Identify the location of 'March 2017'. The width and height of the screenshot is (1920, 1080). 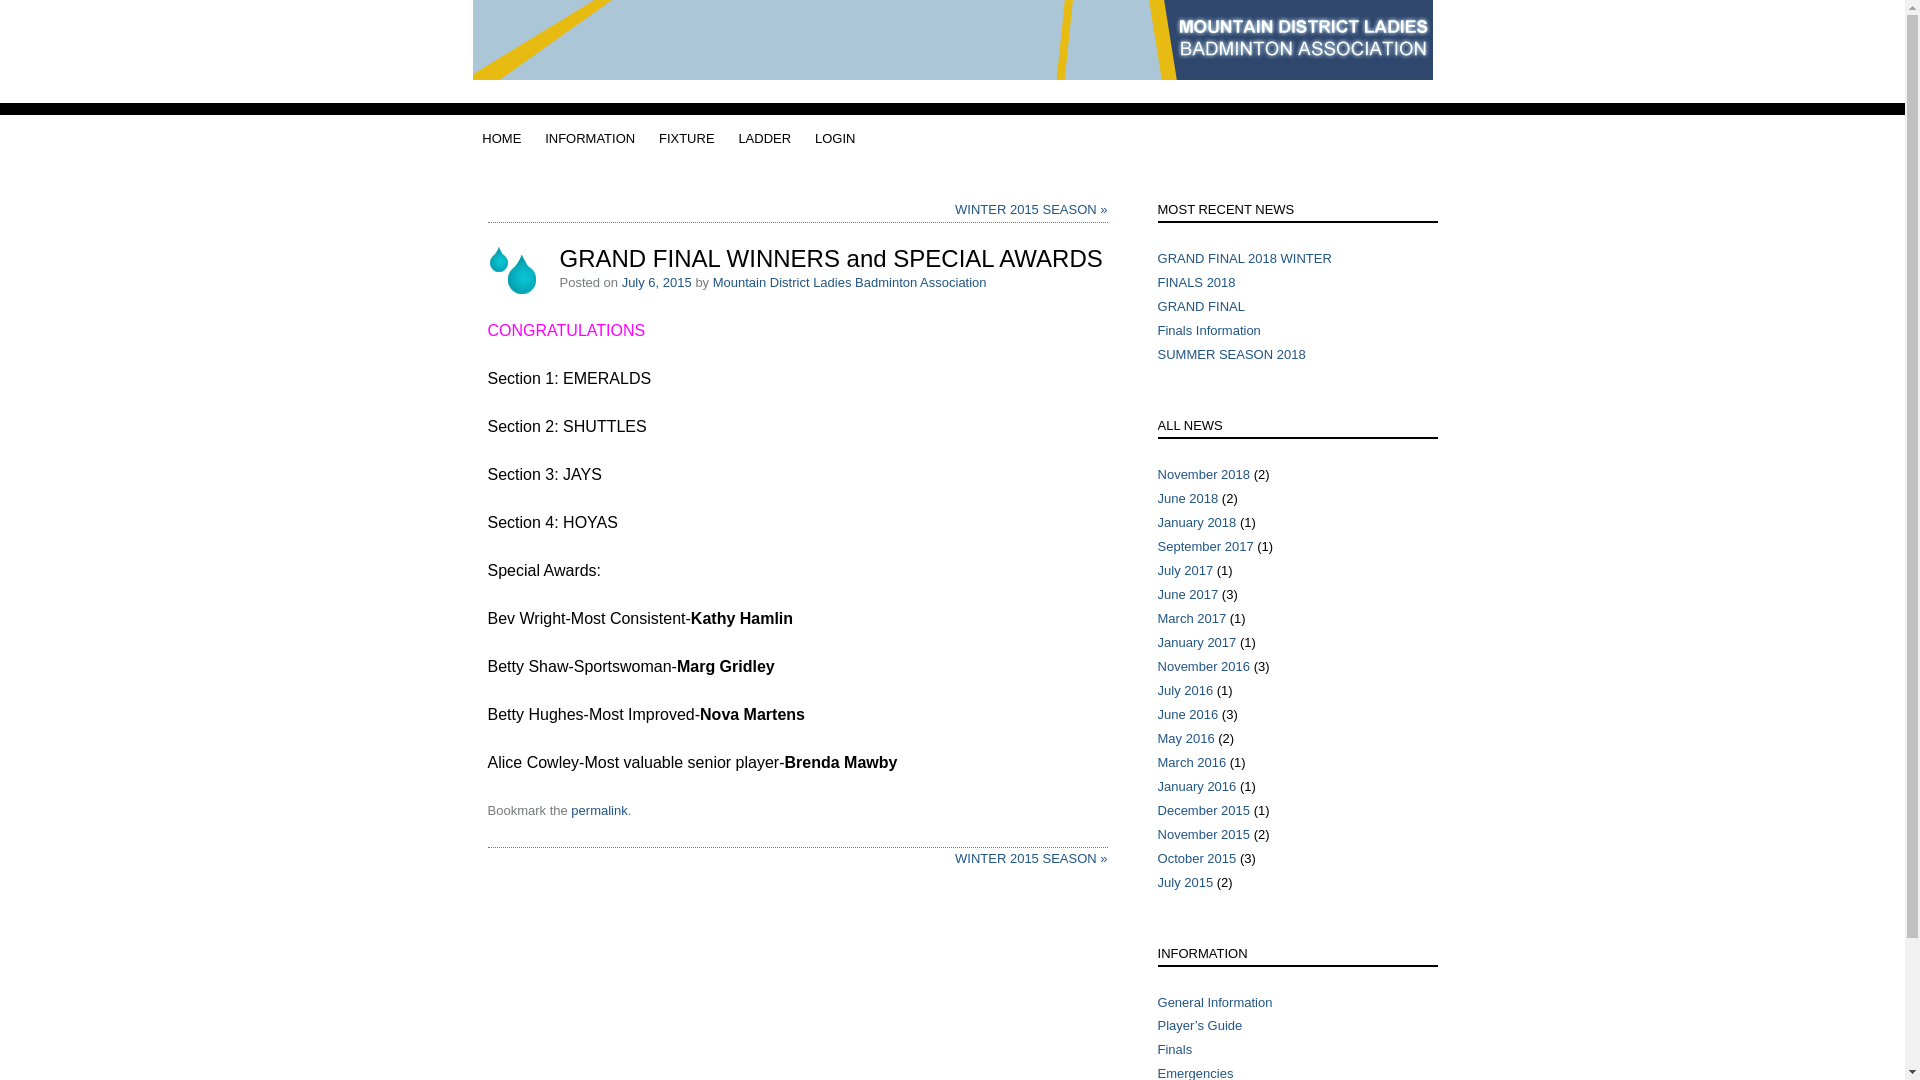
(1192, 617).